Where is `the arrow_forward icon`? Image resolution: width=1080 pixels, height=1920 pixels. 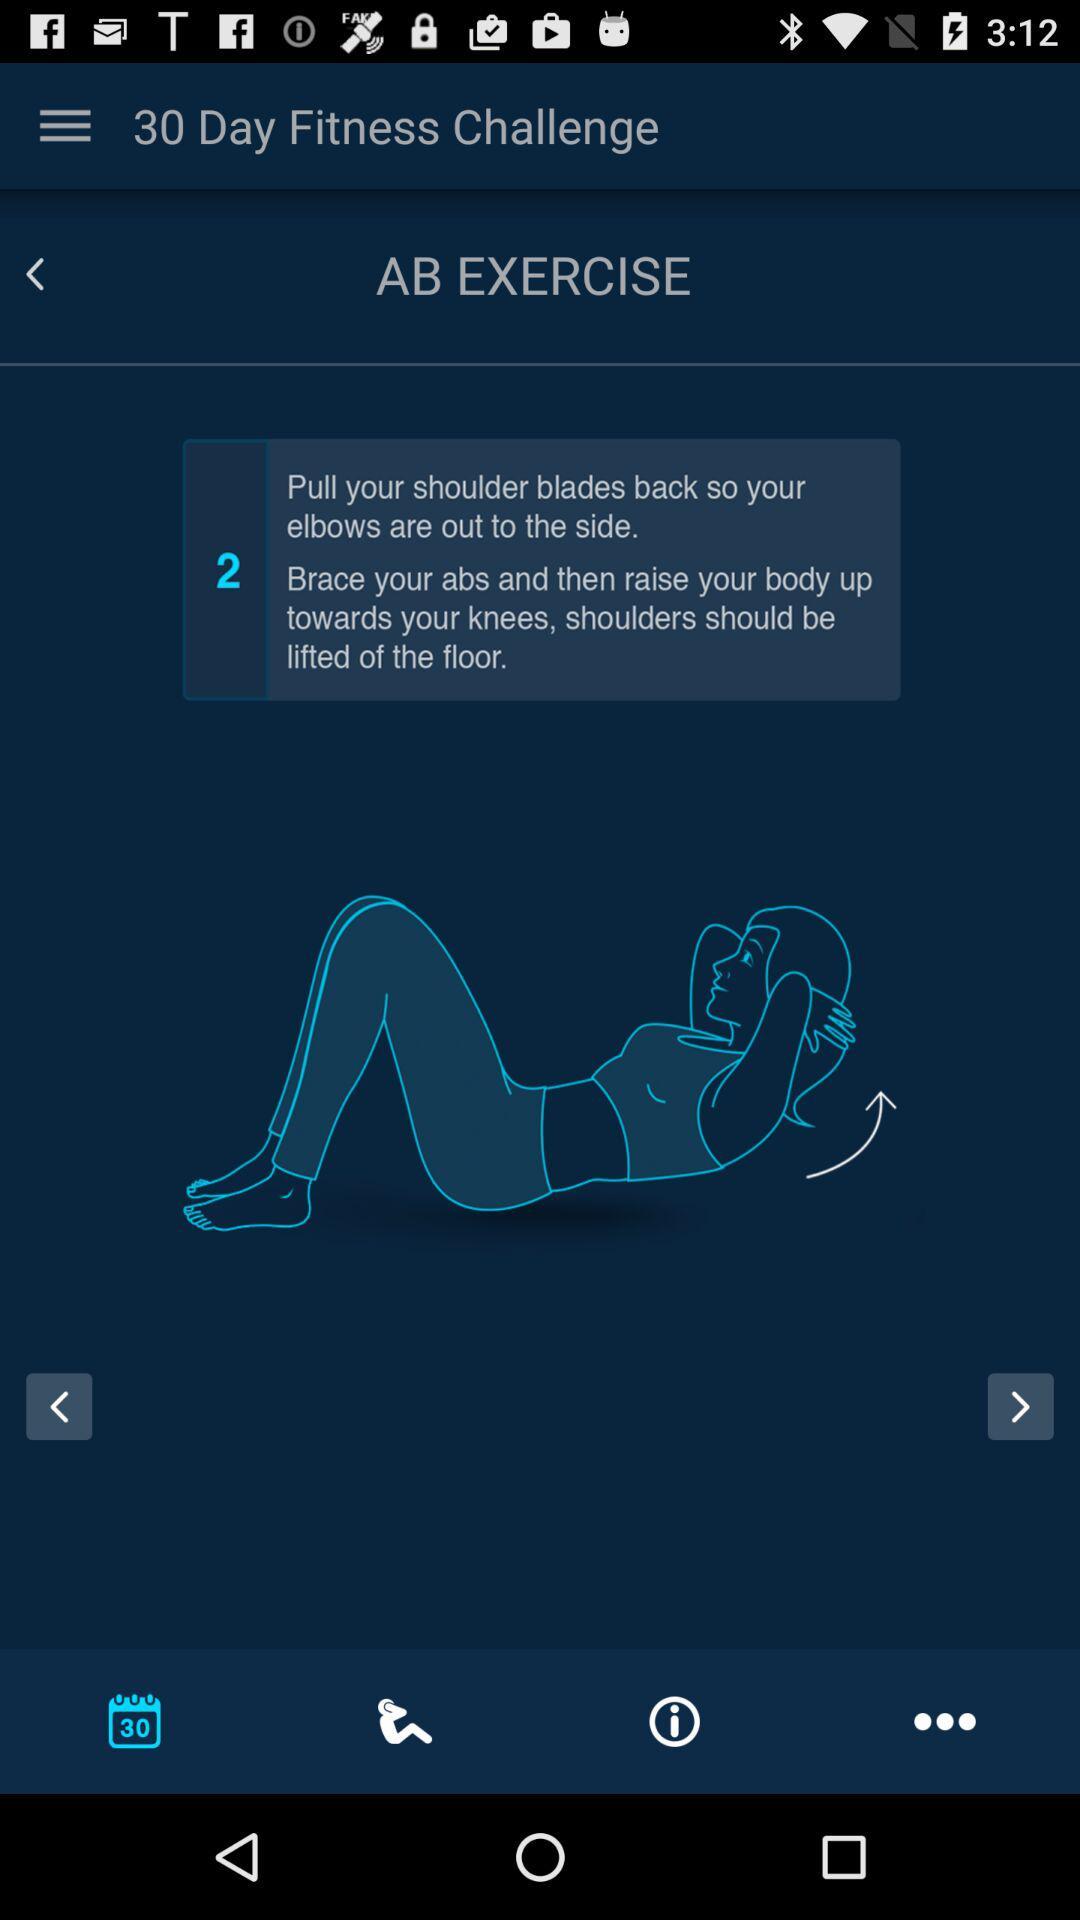 the arrow_forward icon is located at coordinates (1027, 1524).